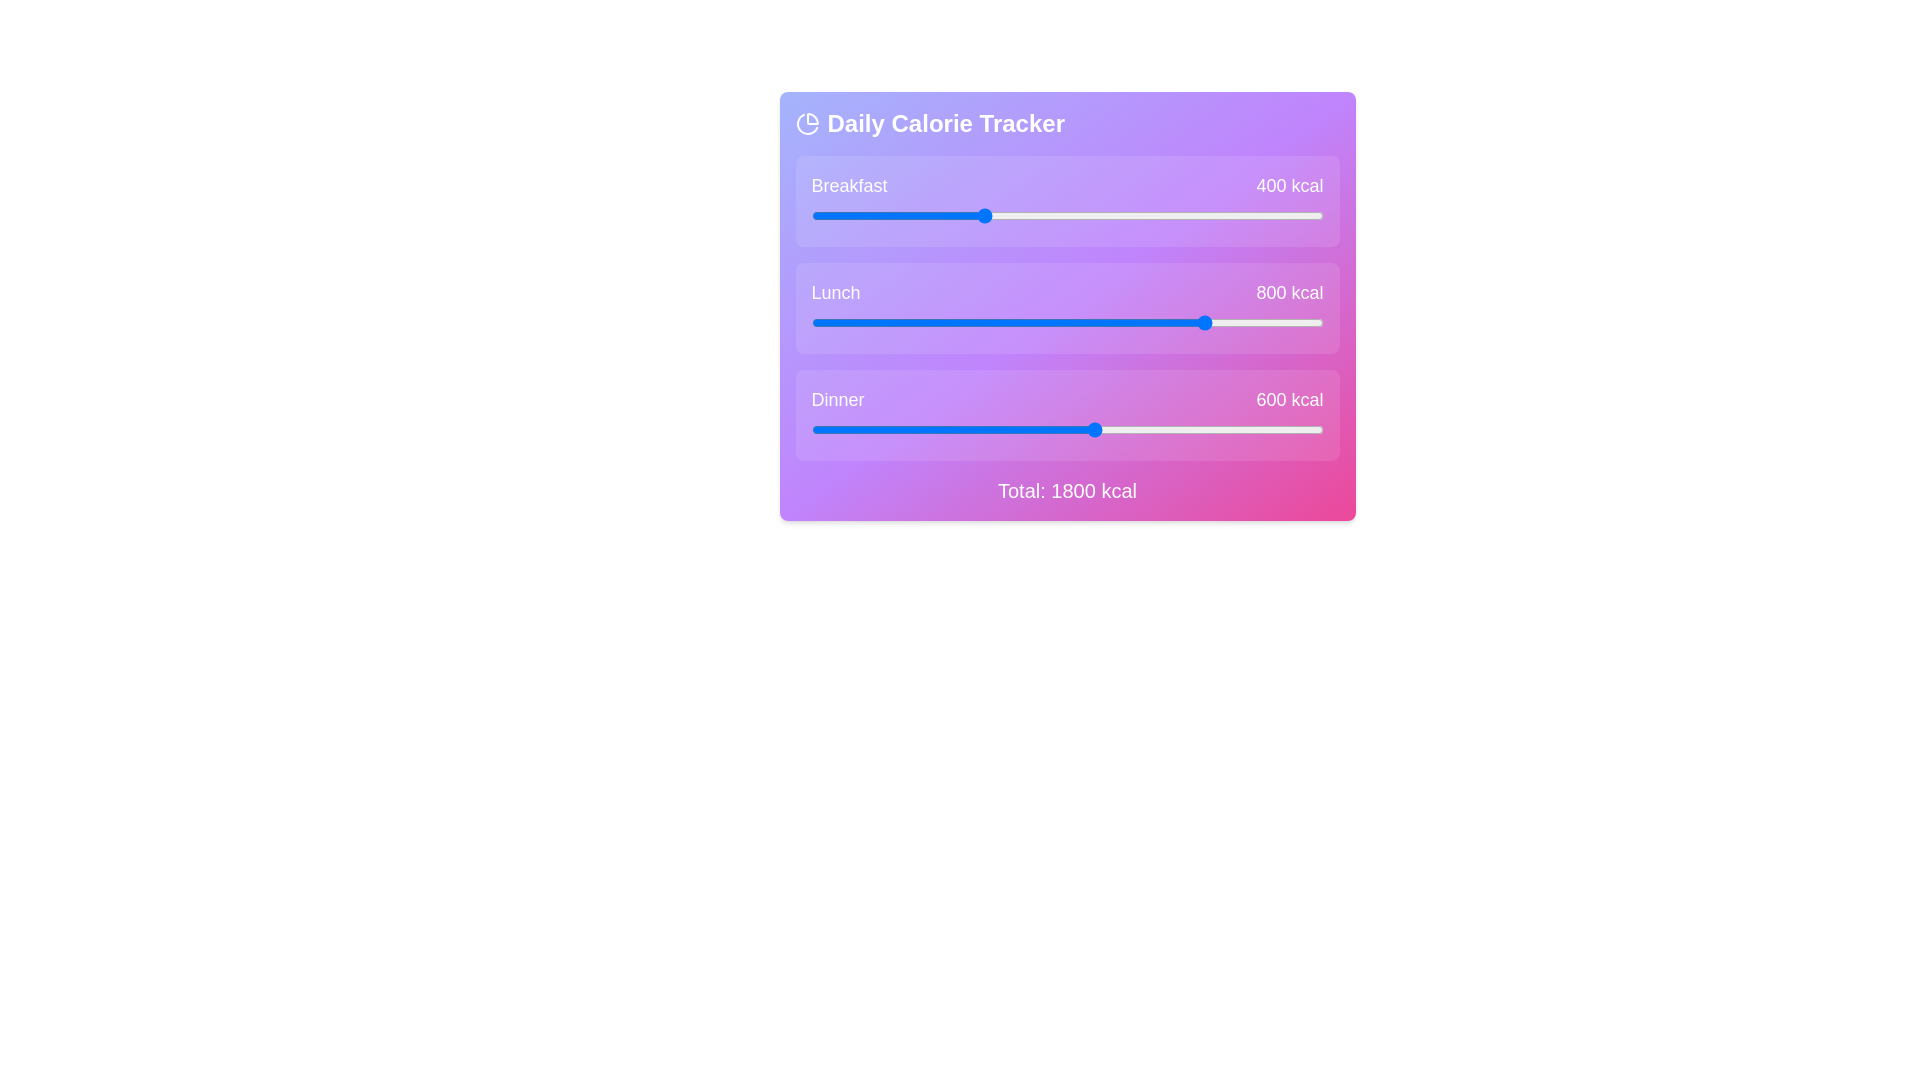 The height and width of the screenshot is (1080, 1920). What do you see at coordinates (1259, 322) in the screenshot?
I see `the lunch calorie value` at bounding box center [1259, 322].